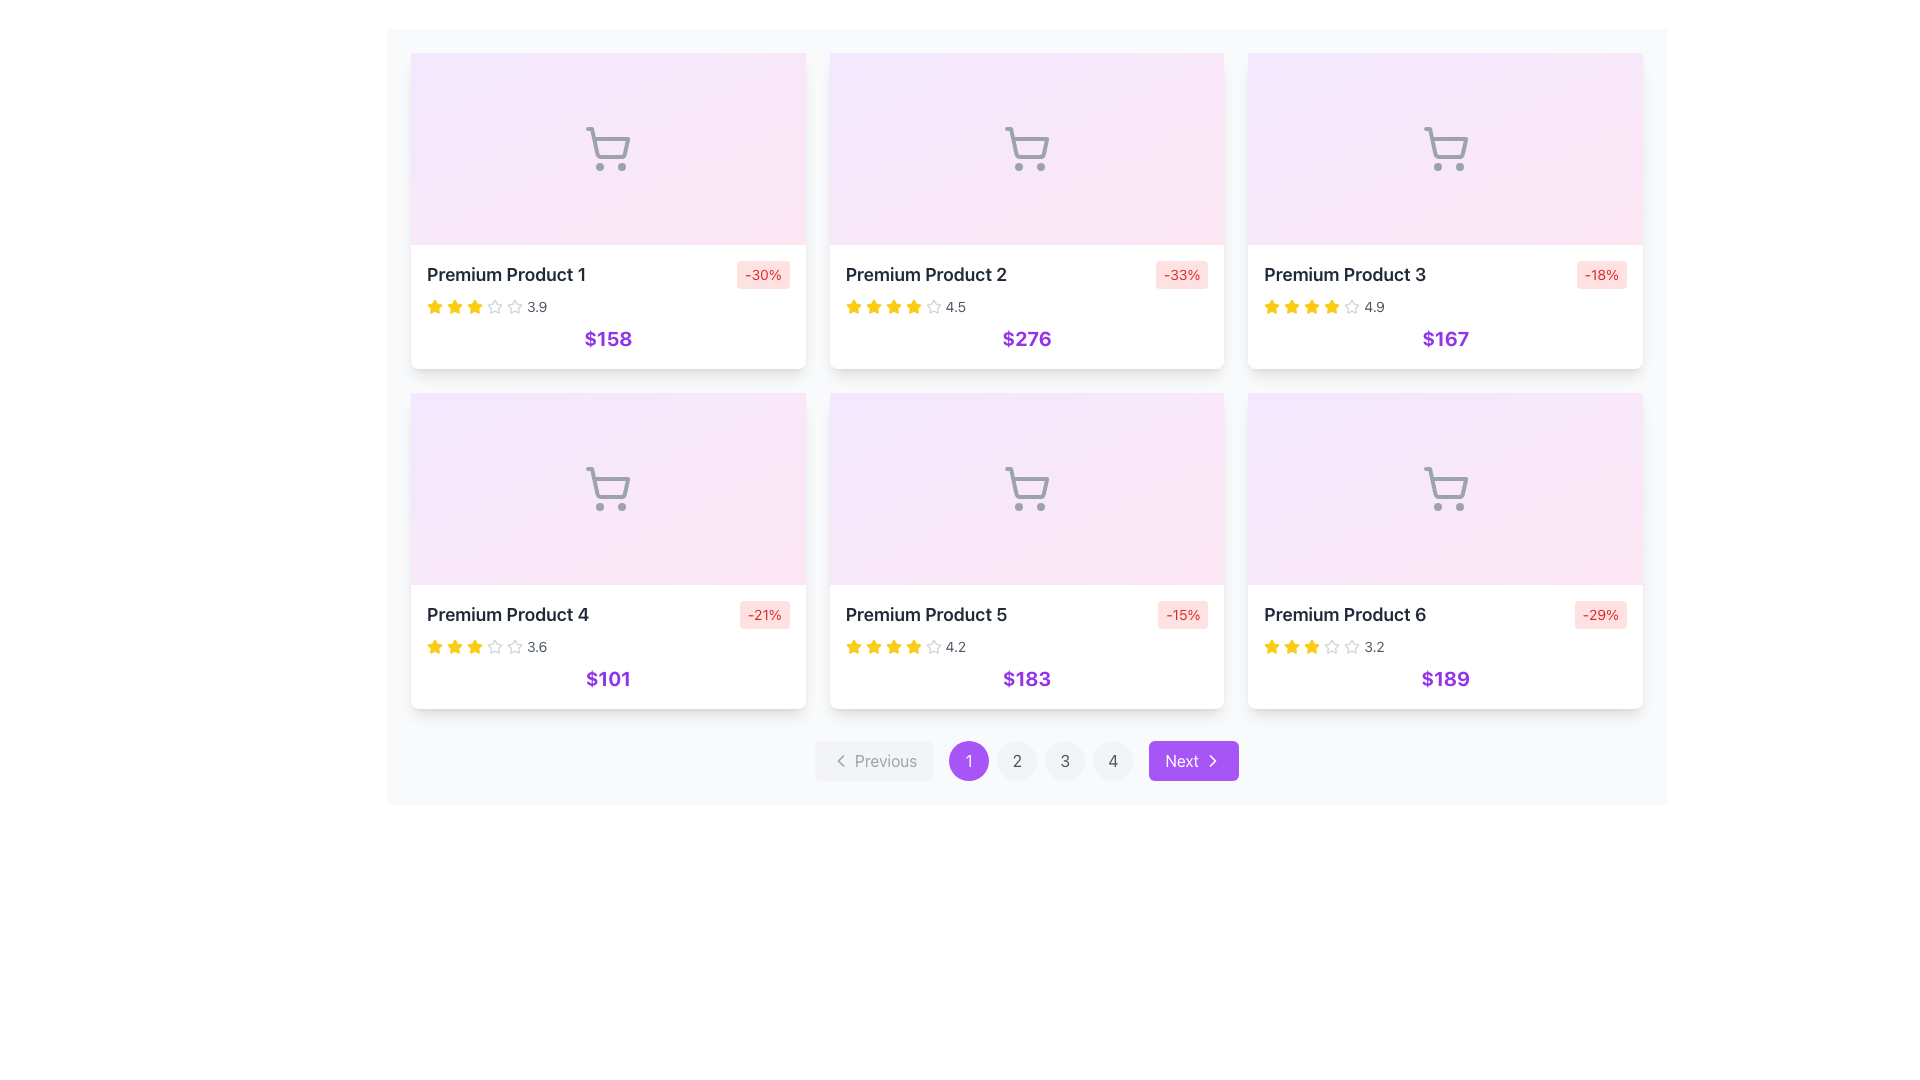 Image resolution: width=1920 pixels, height=1080 pixels. I want to click on the visual style of the yellow star icon, which is the first star in the rating component under 'Premium Product 2', above the price '$276', so click(853, 307).